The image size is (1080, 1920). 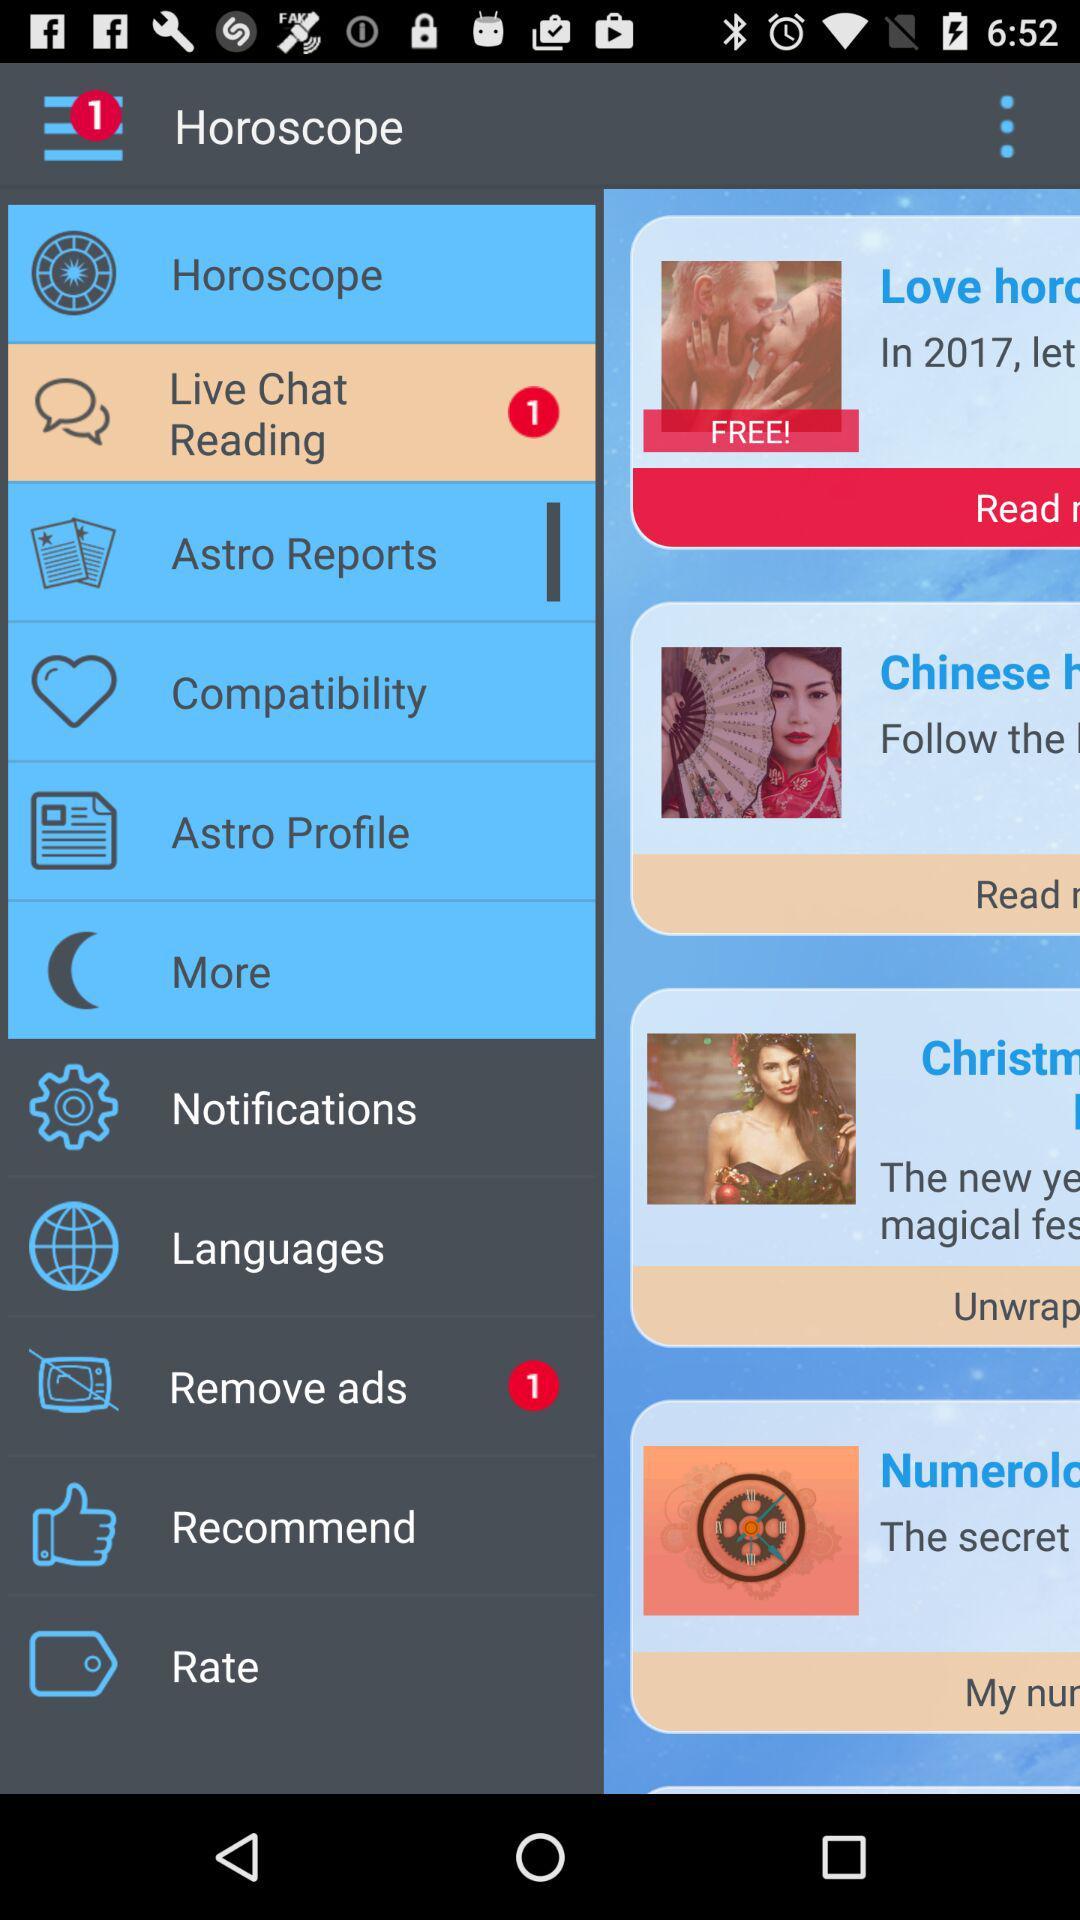 What do you see at coordinates (978, 670) in the screenshot?
I see `chinese horoscope 2017 icon` at bounding box center [978, 670].